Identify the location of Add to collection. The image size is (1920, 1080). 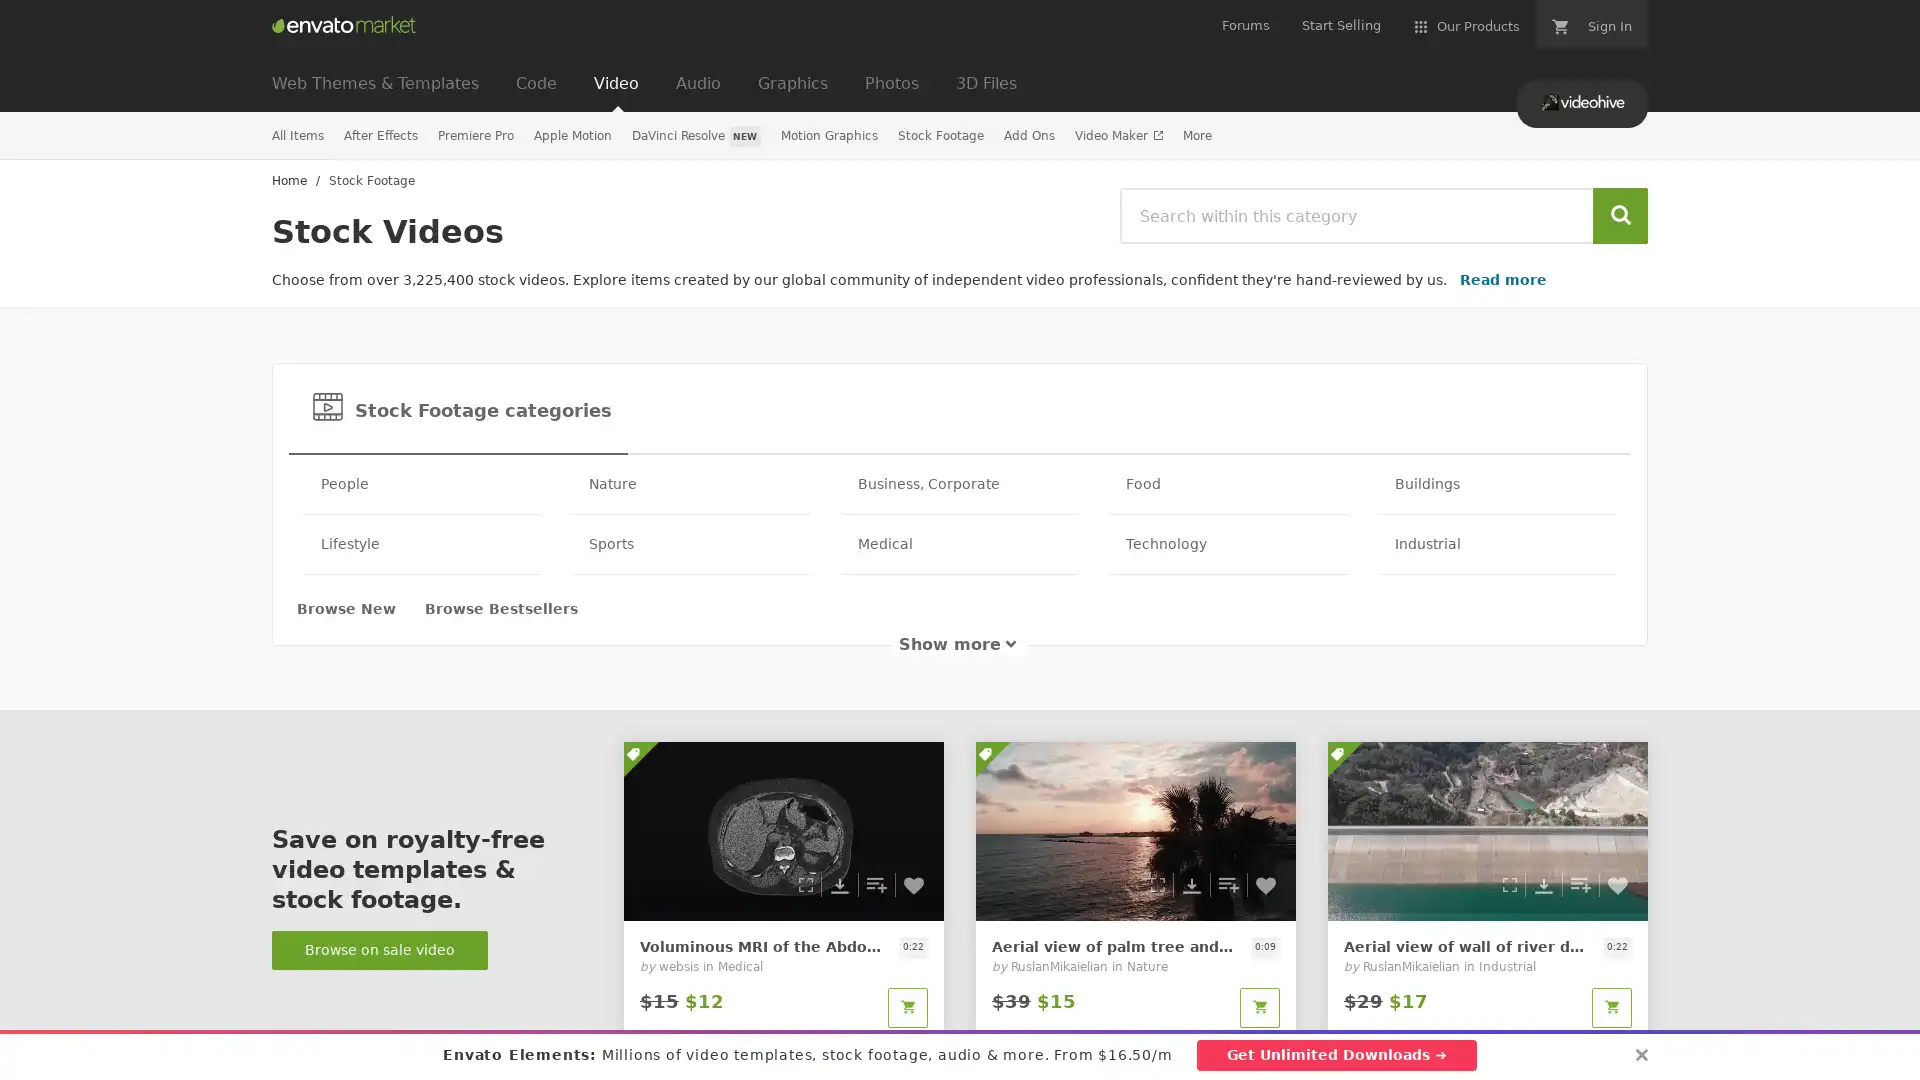
(877, 883).